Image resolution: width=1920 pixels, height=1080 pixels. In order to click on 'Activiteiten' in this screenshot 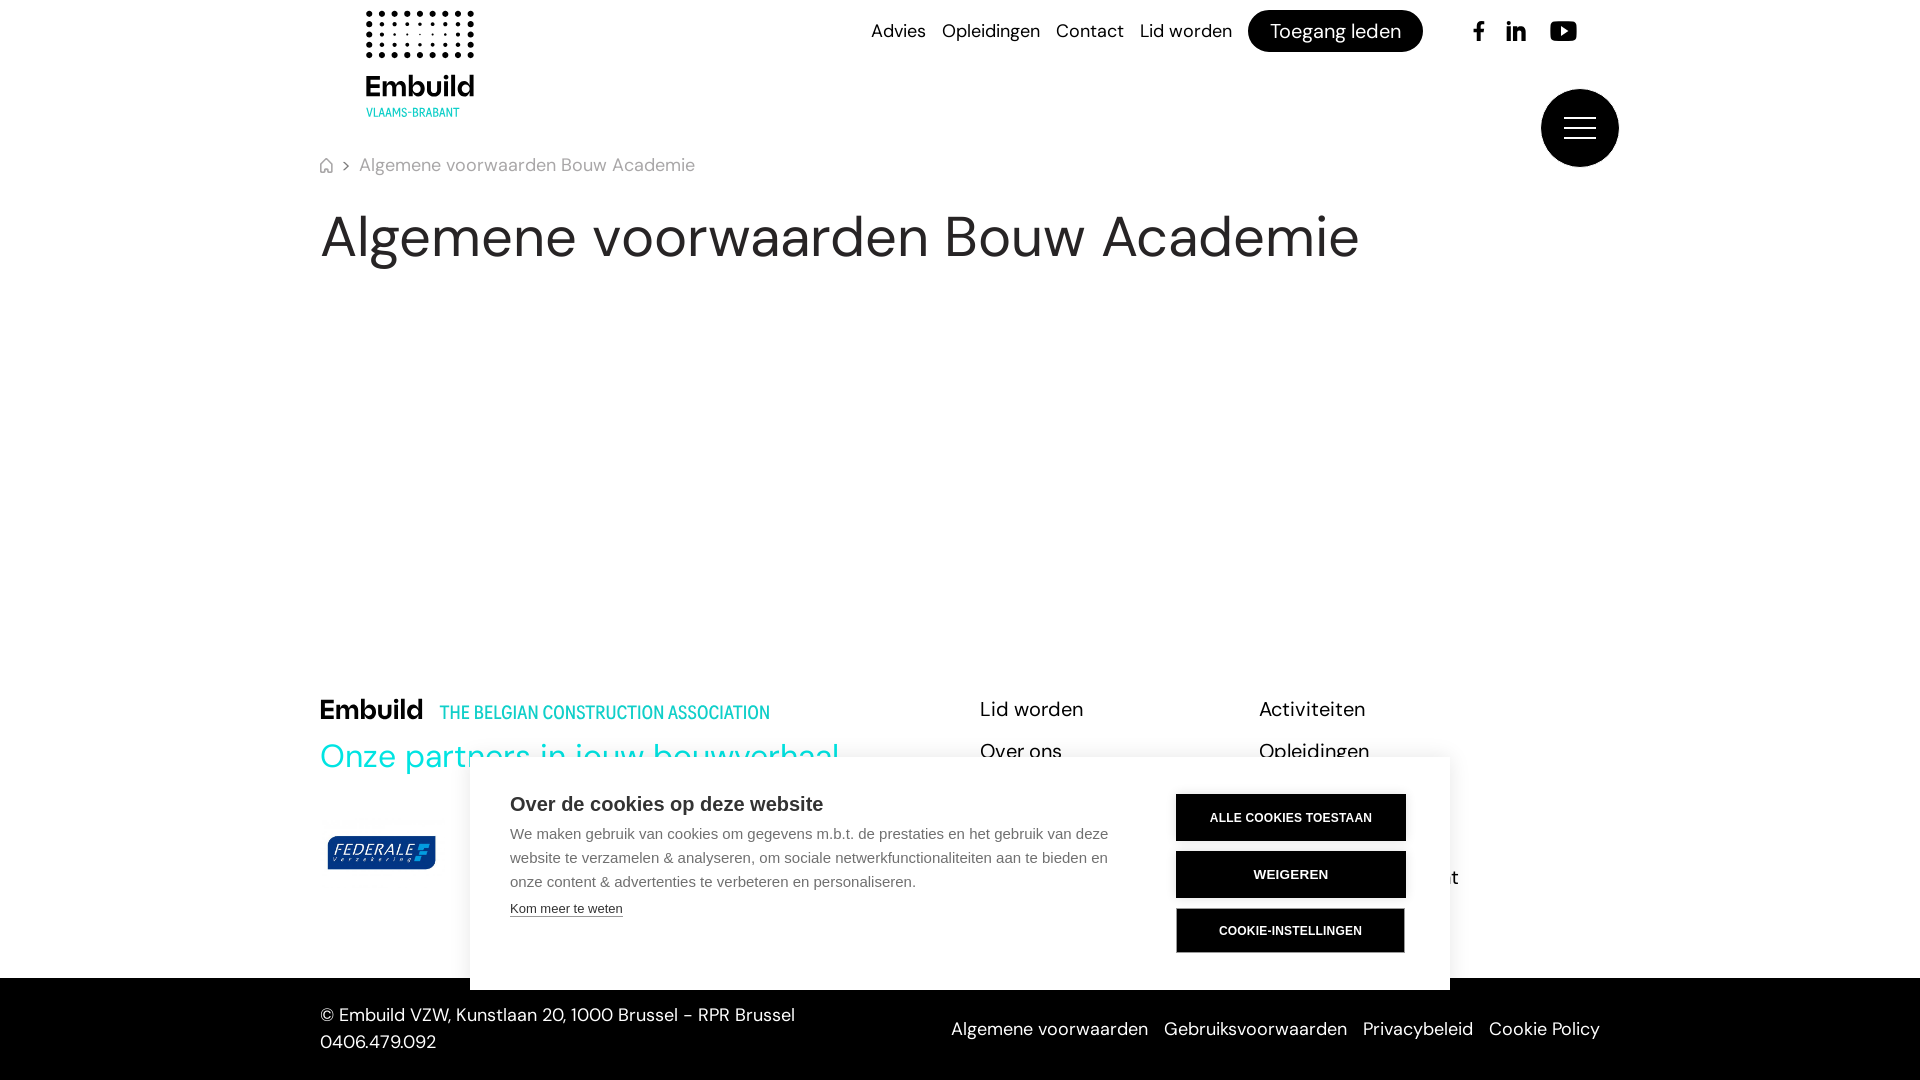, I will do `click(1257, 708)`.